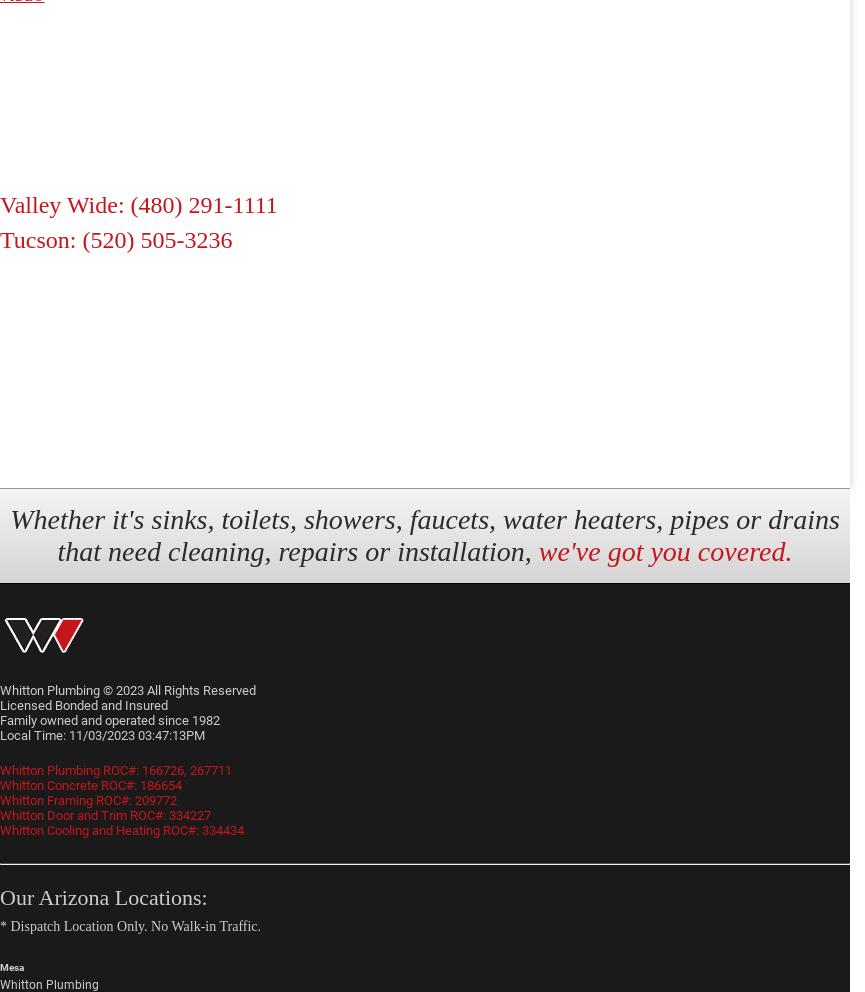 The width and height of the screenshot is (865, 992). I want to click on 'Licensed Bonded and Insured', so click(0, 704).